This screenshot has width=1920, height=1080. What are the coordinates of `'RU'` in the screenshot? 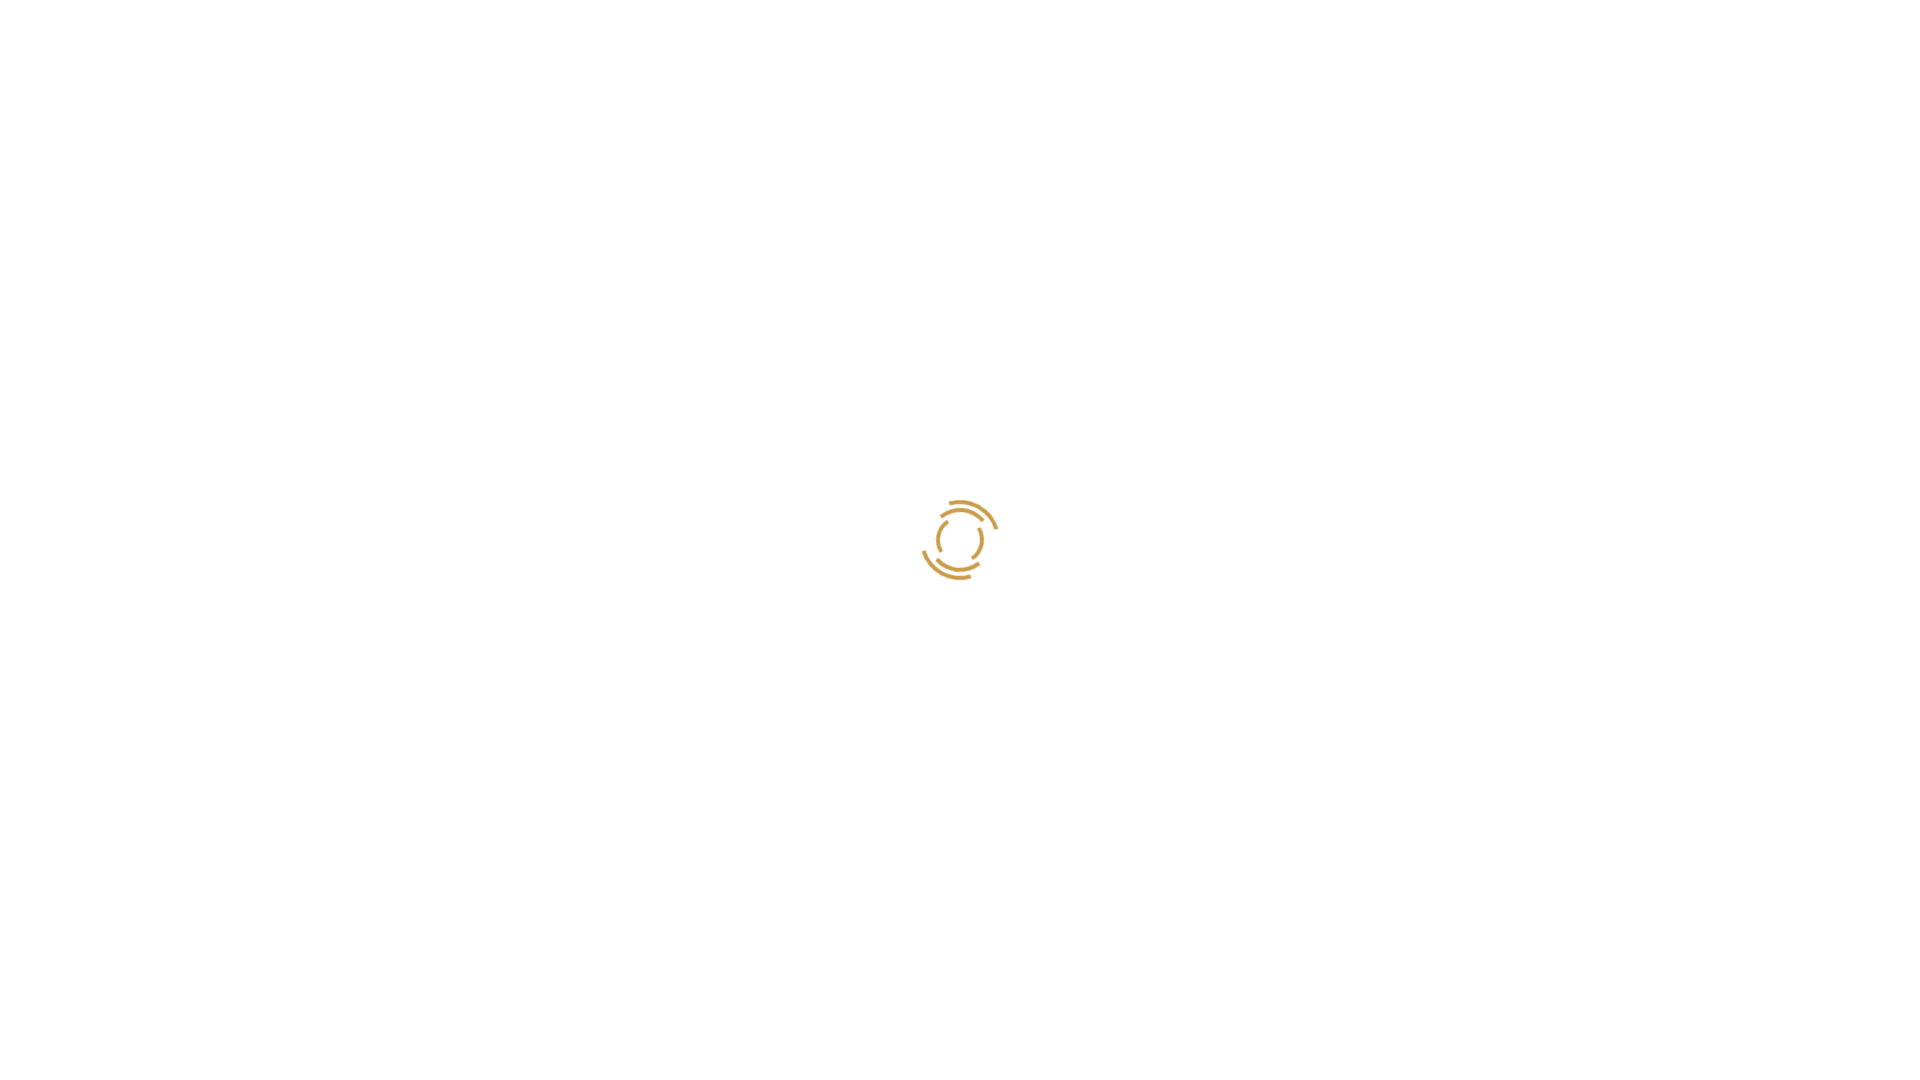 It's located at (1834, 33).